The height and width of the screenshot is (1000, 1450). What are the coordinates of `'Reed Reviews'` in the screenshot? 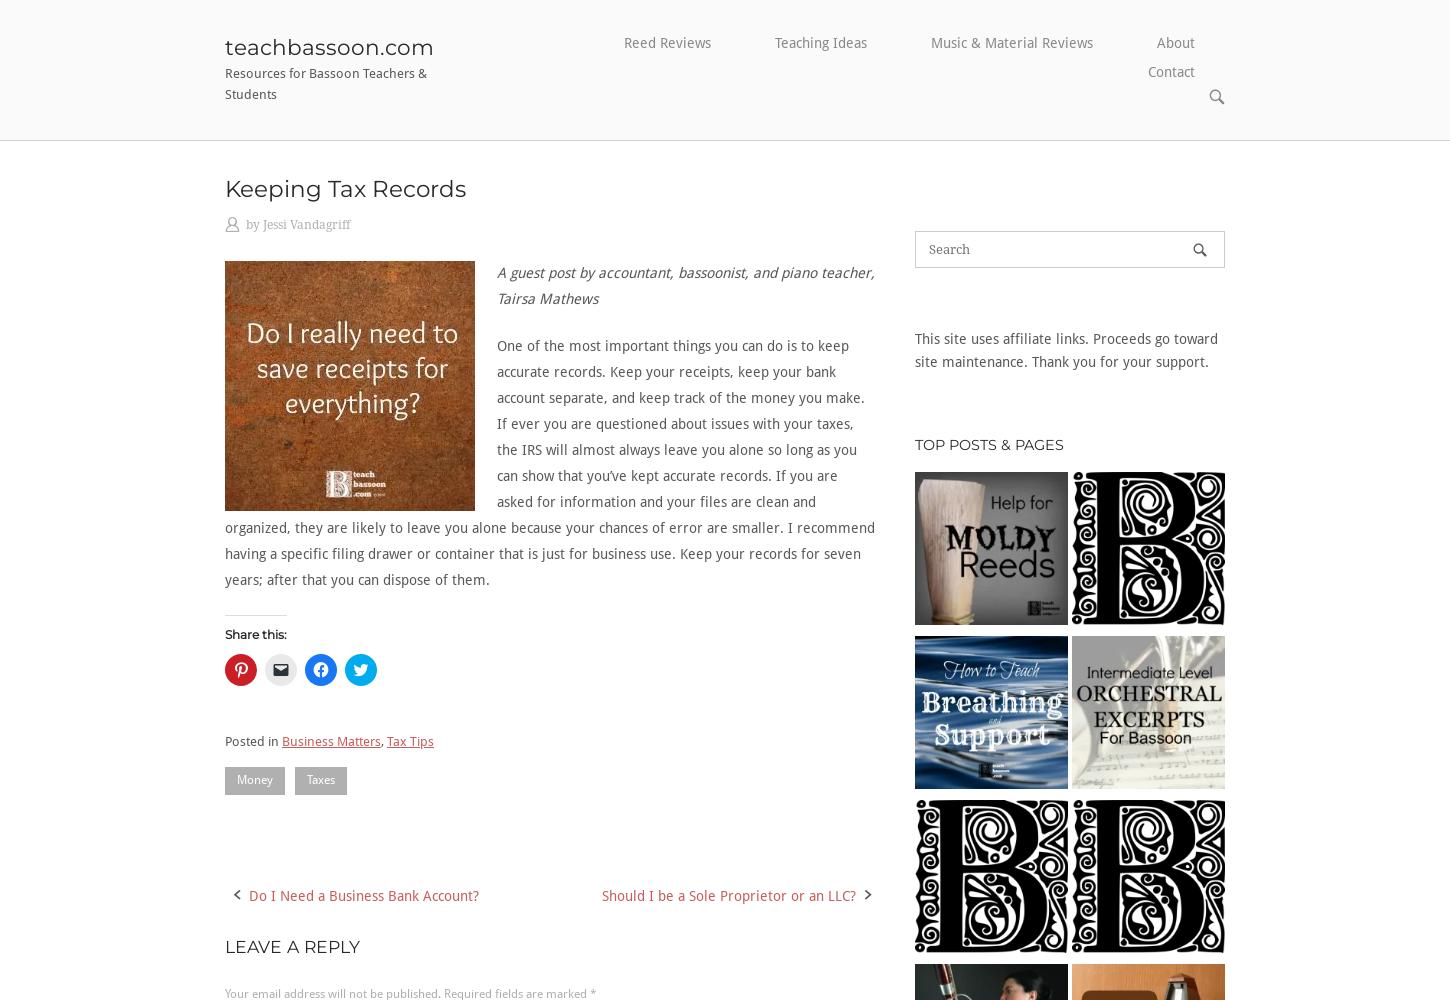 It's located at (666, 43).